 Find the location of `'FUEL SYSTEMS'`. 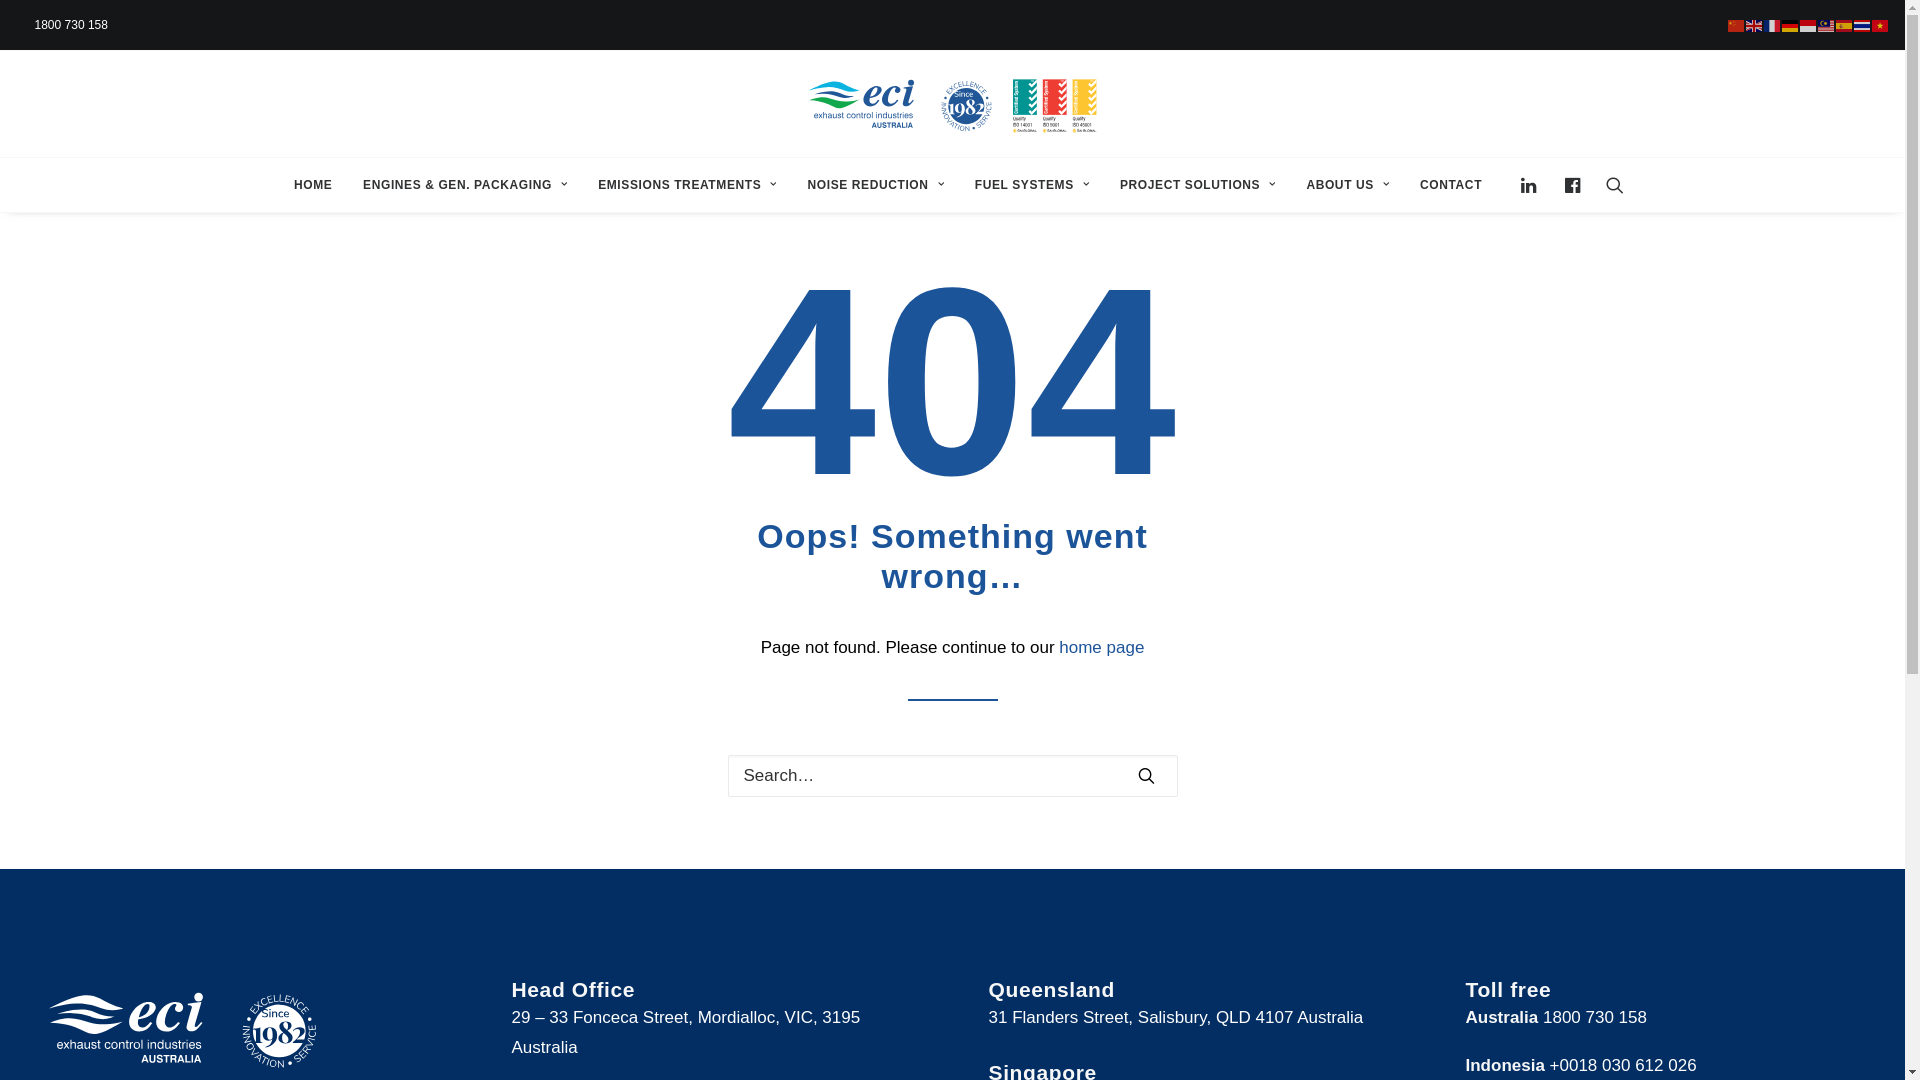

'FUEL SYSTEMS' is located at coordinates (1032, 185).